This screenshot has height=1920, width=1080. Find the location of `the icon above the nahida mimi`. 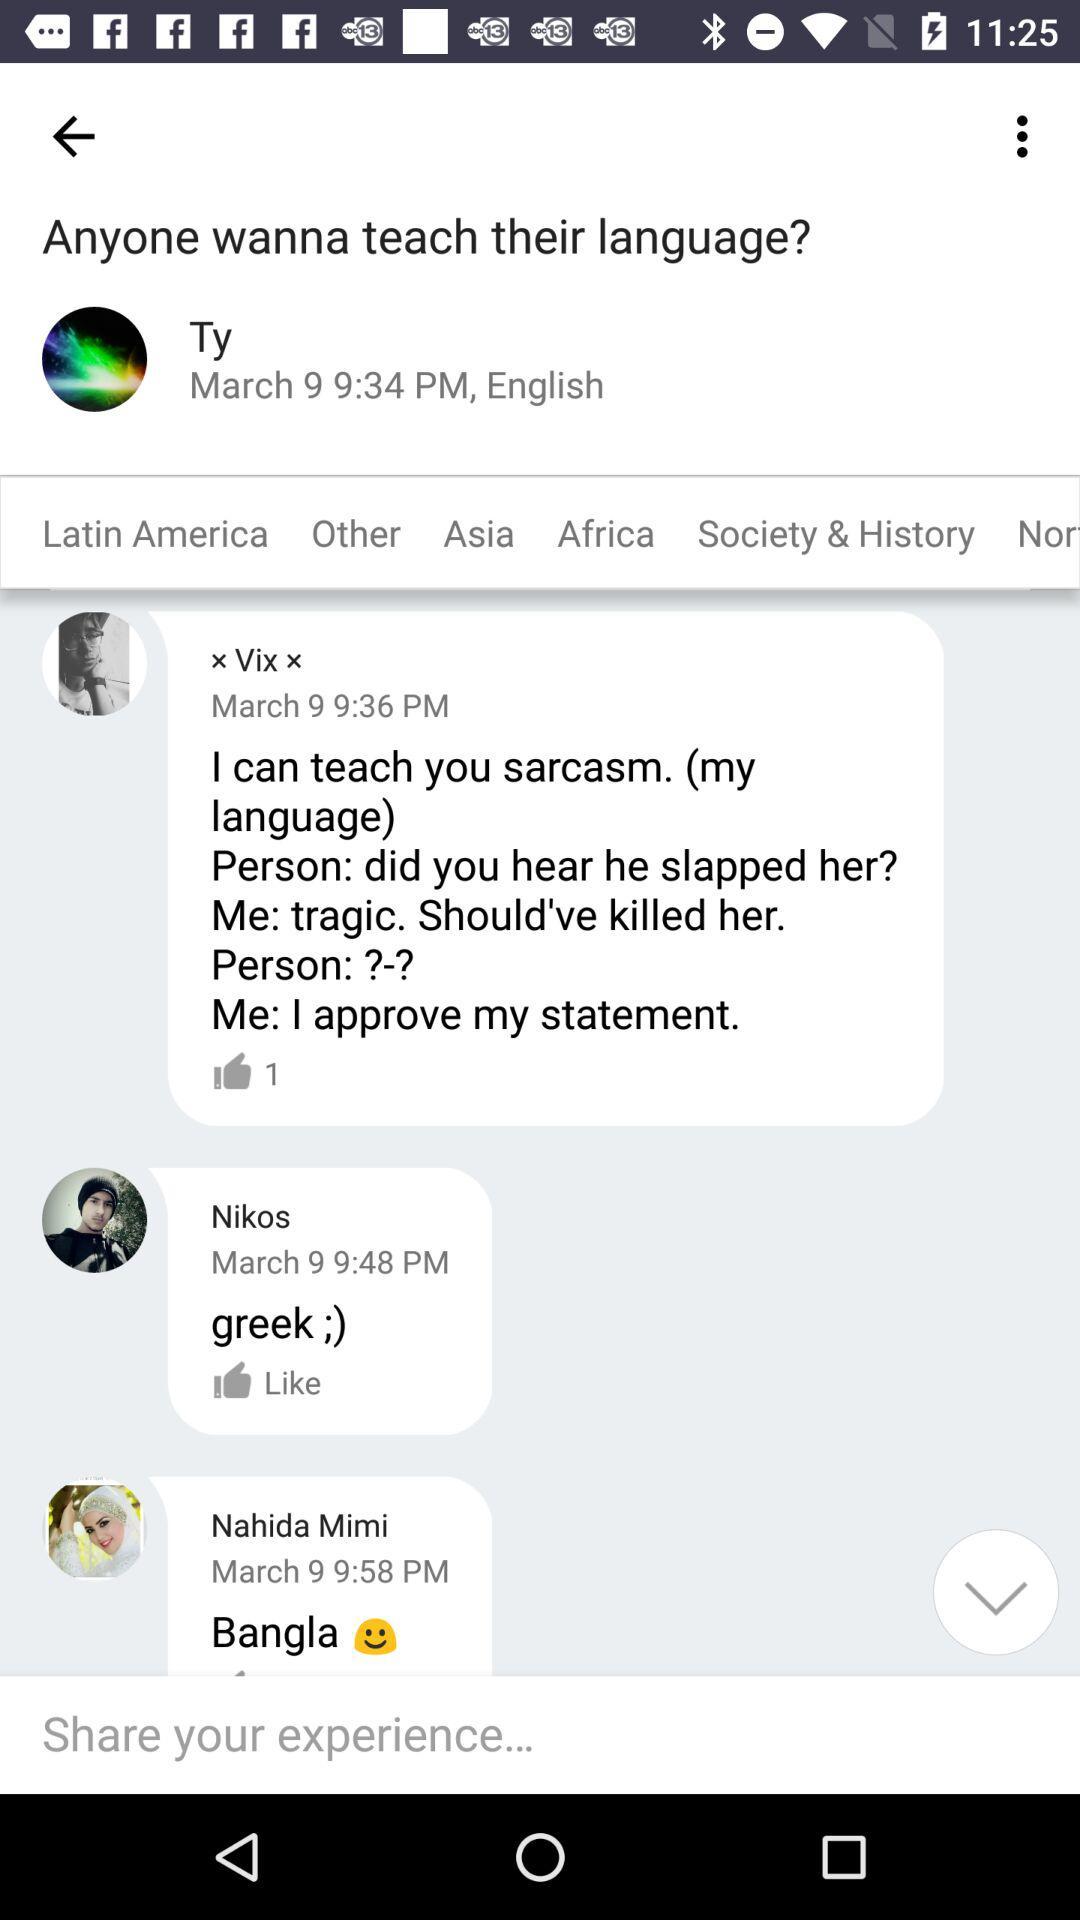

the icon above the nahida mimi is located at coordinates (278, 1321).